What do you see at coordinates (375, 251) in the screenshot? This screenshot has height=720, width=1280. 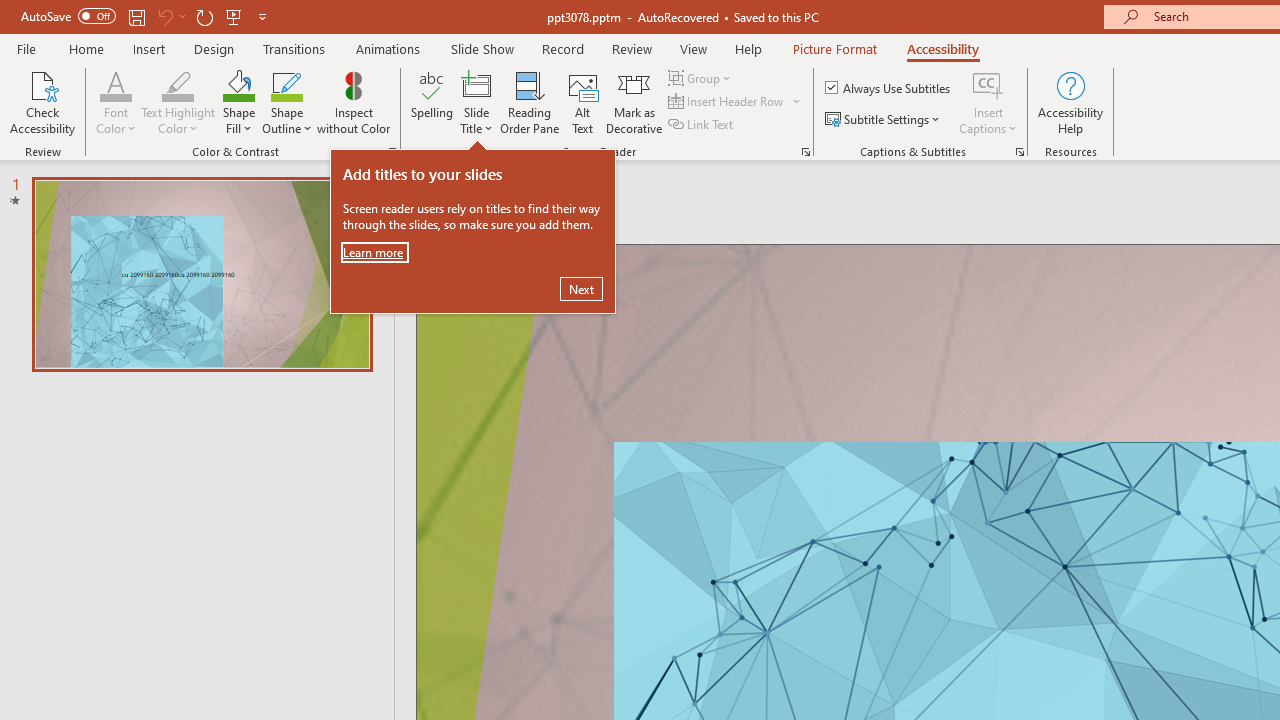 I see `'Learn more'` at bounding box center [375, 251].